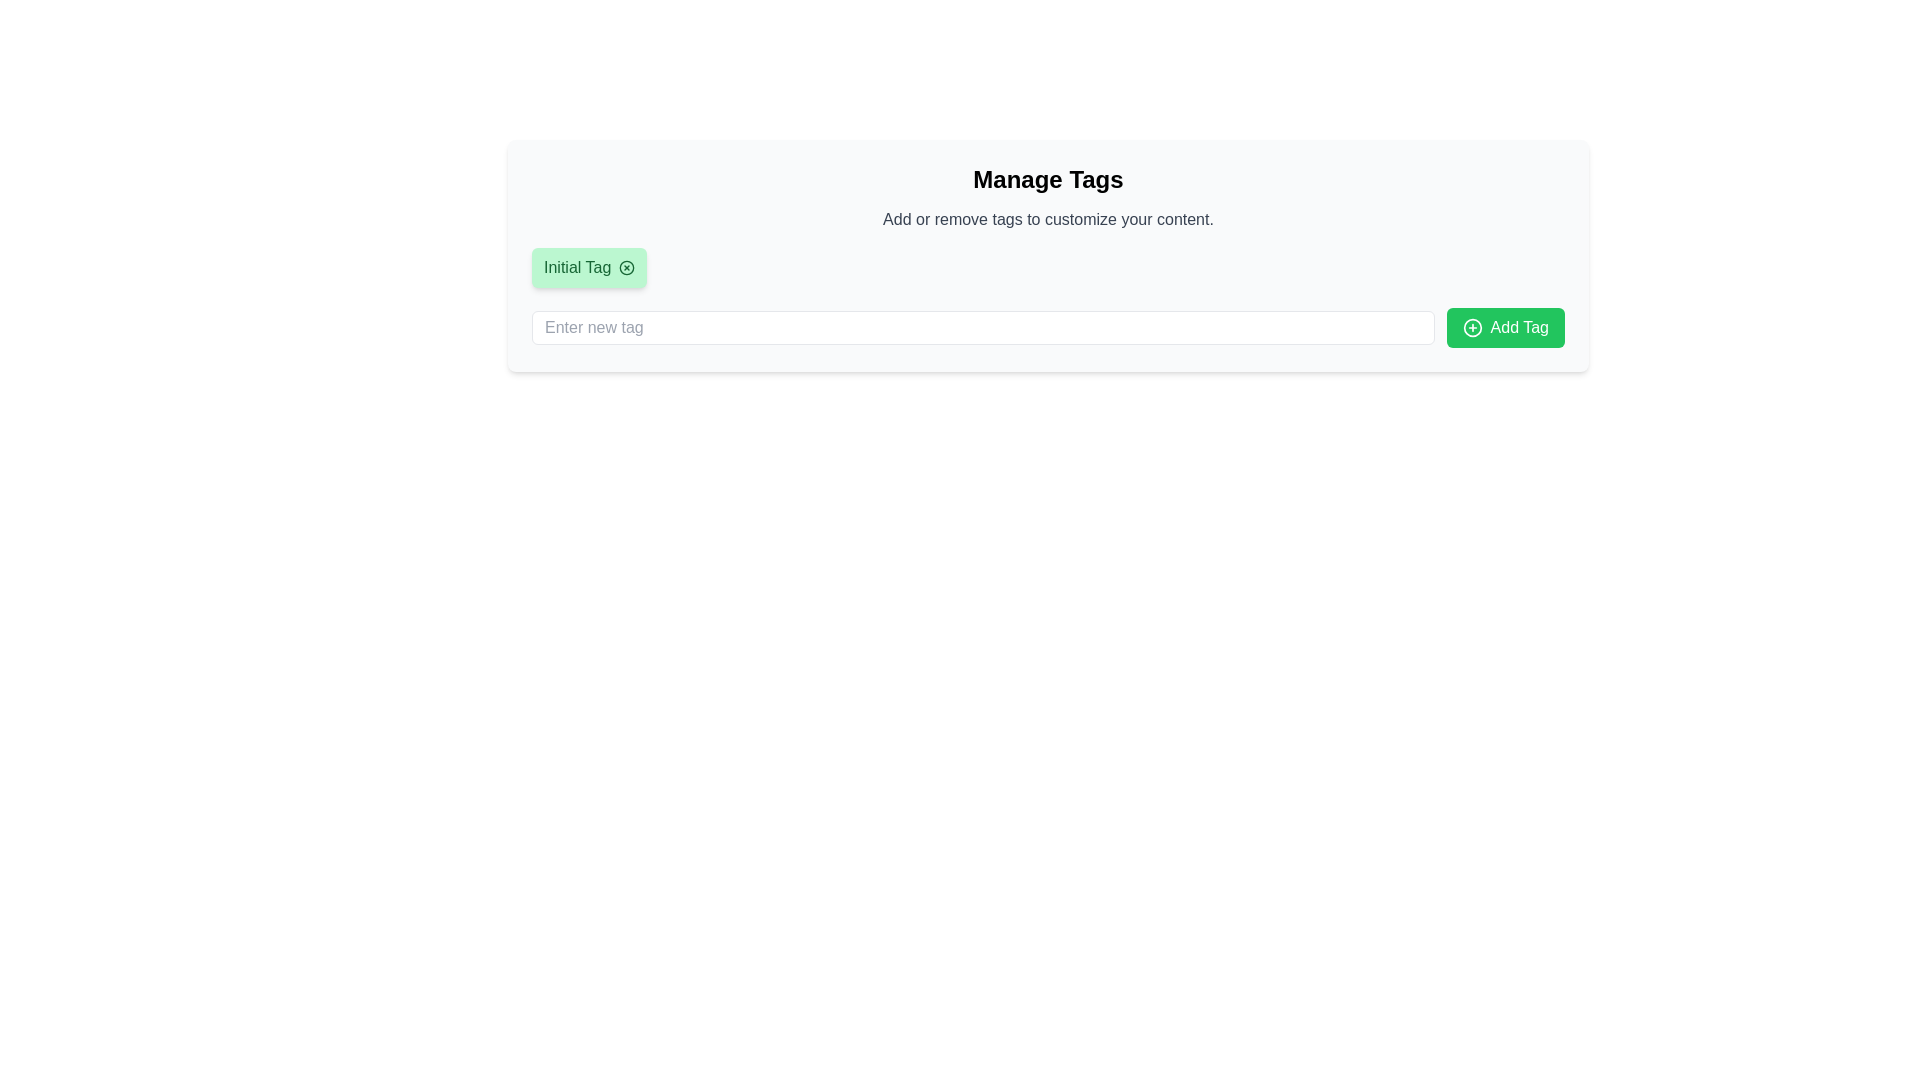 This screenshot has height=1080, width=1920. What do you see at coordinates (1472, 326) in the screenshot?
I see `the circular SVG icon representing the 'Add Tag' button located at the bottom right of the panel` at bounding box center [1472, 326].